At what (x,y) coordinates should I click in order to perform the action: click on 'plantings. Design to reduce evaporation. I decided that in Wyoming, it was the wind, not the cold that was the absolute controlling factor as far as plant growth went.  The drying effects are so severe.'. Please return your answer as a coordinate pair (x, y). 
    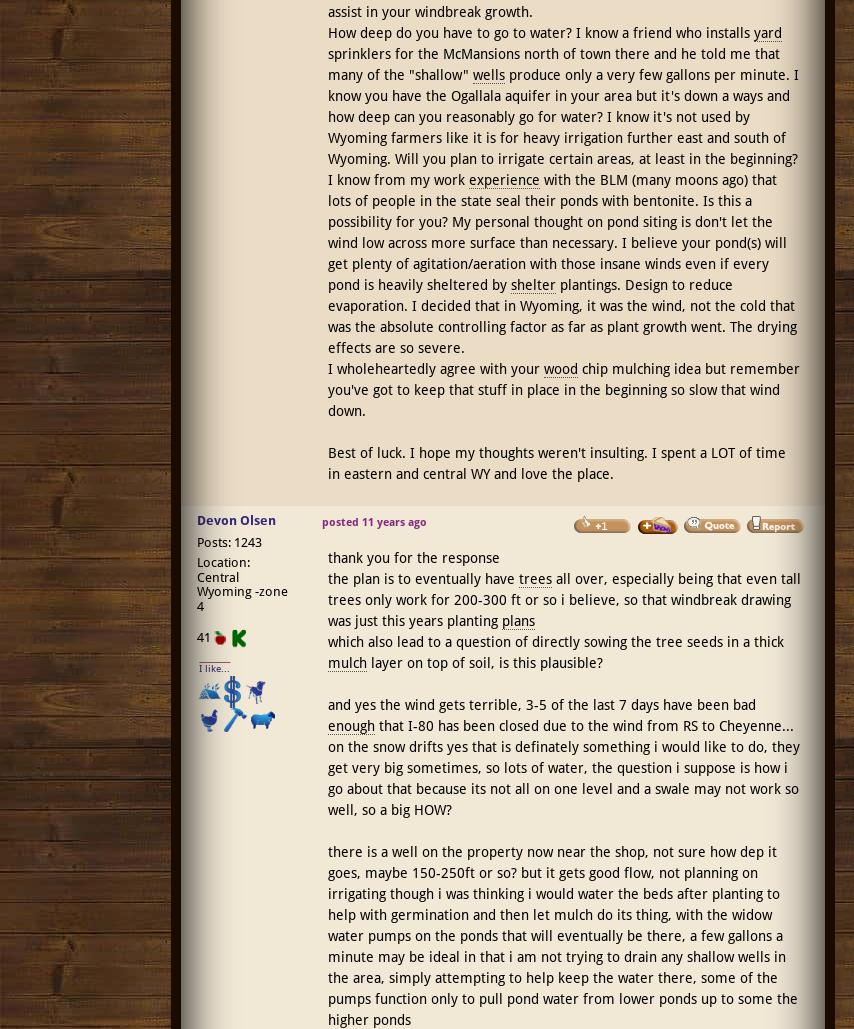
    Looking at the image, I should click on (560, 316).